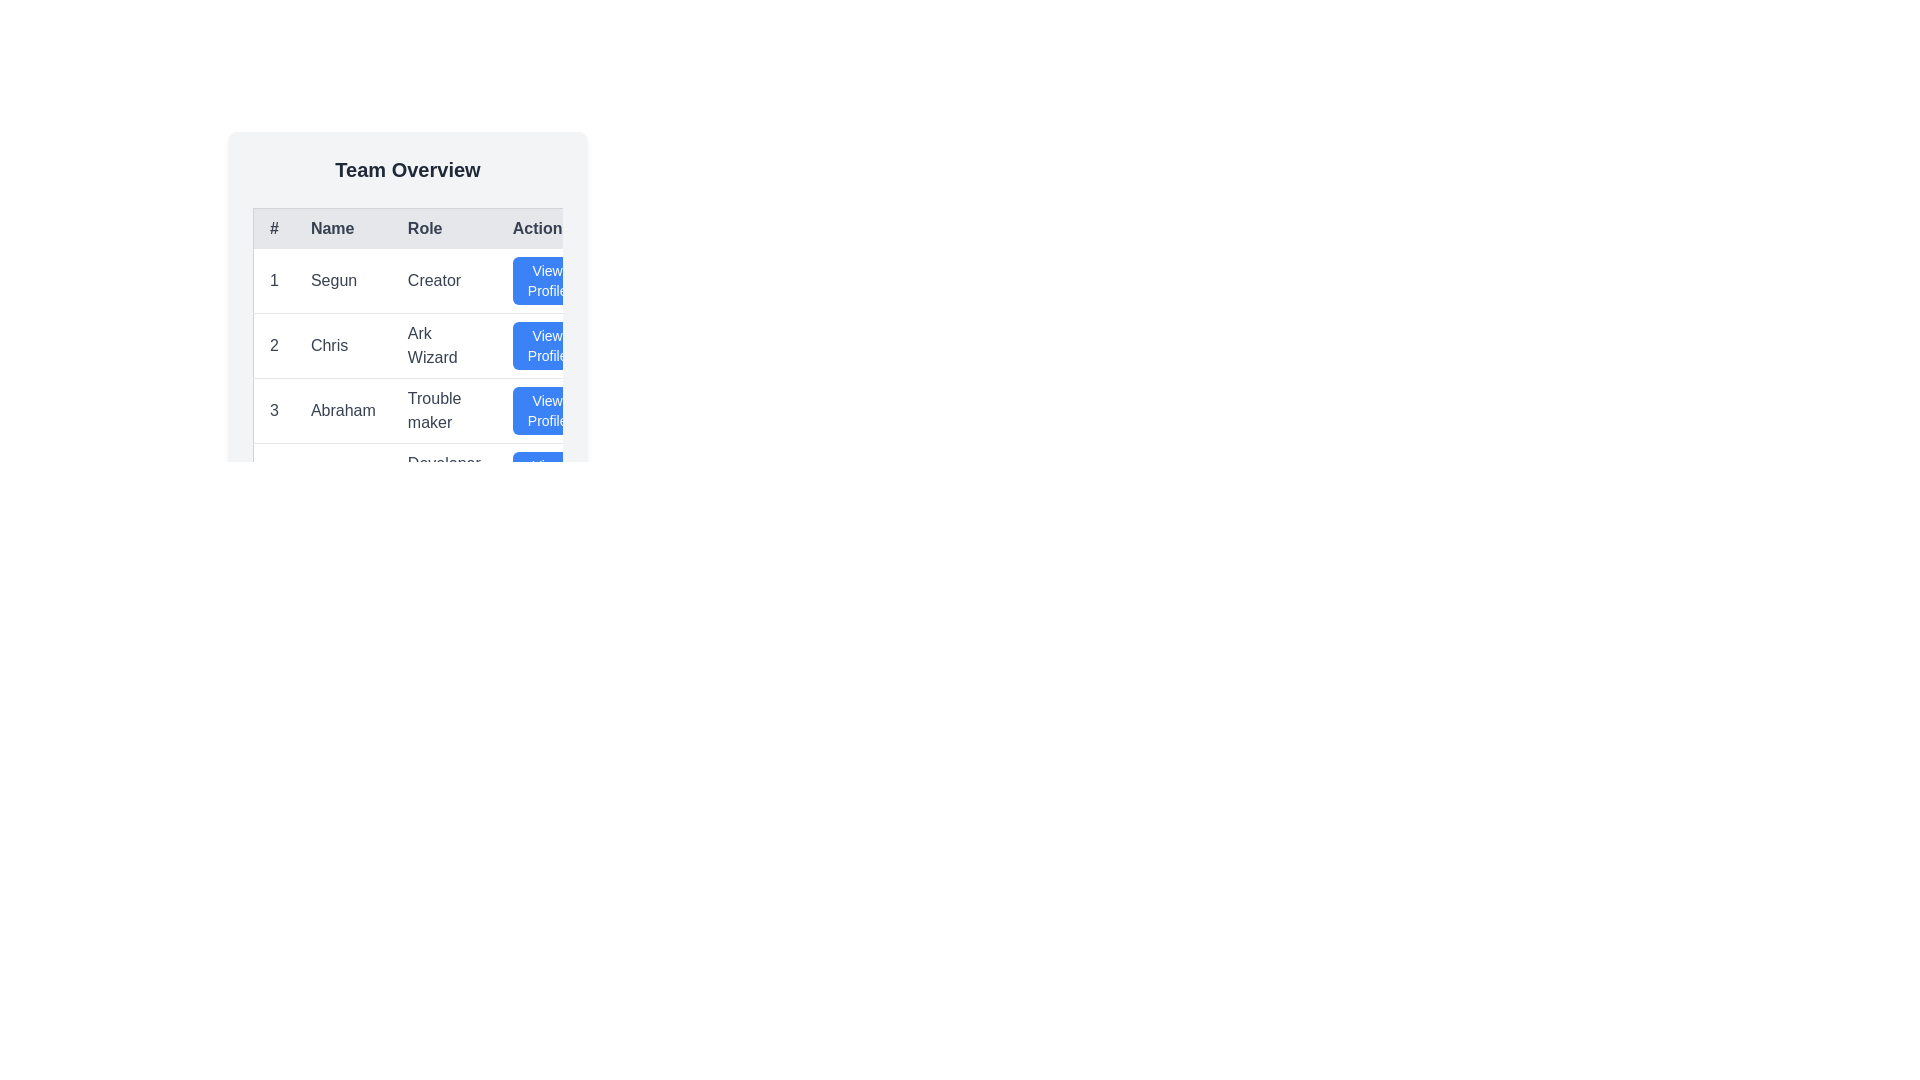  What do you see at coordinates (556, 475) in the screenshot?
I see `the 'View Profile' button in the 'Action' column of the 'Team Overview' table, which is the third button in the fourth row` at bounding box center [556, 475].